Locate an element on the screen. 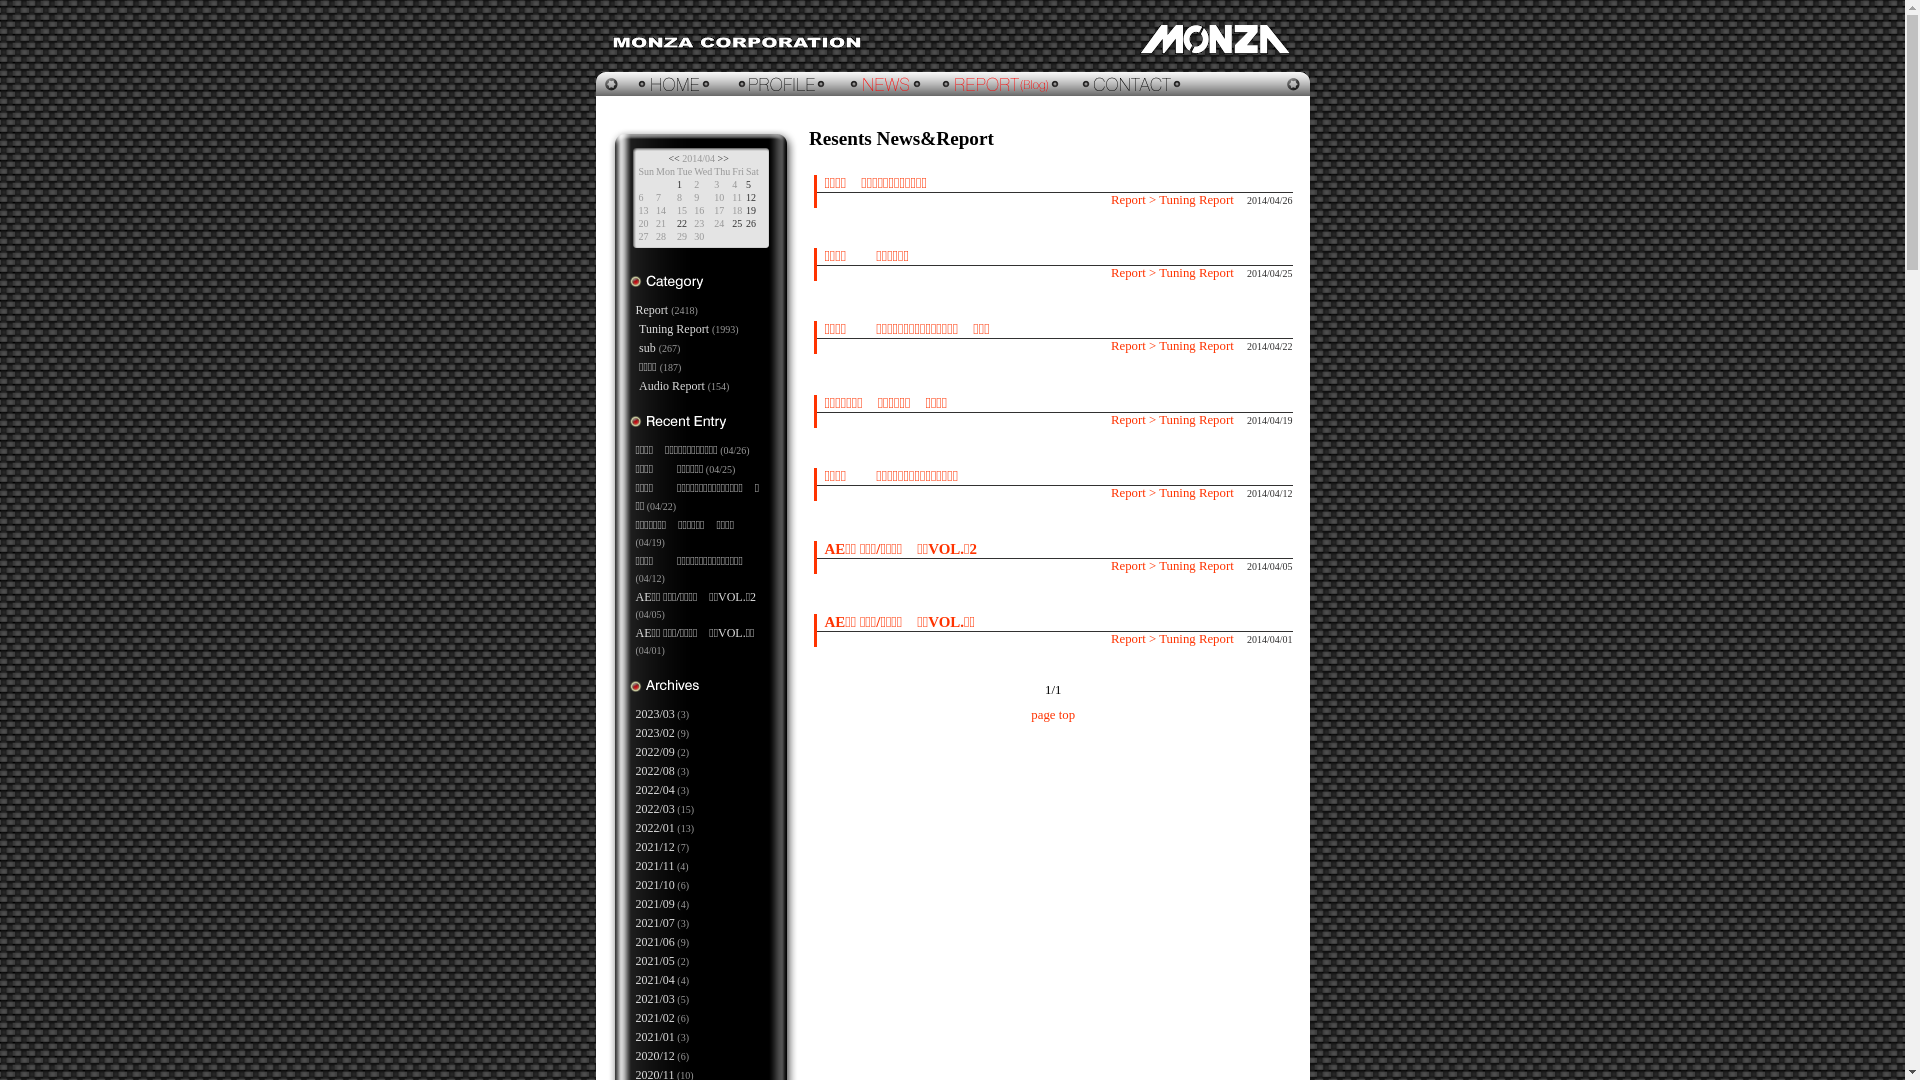  '>>' is located at coordinates (722, 157).